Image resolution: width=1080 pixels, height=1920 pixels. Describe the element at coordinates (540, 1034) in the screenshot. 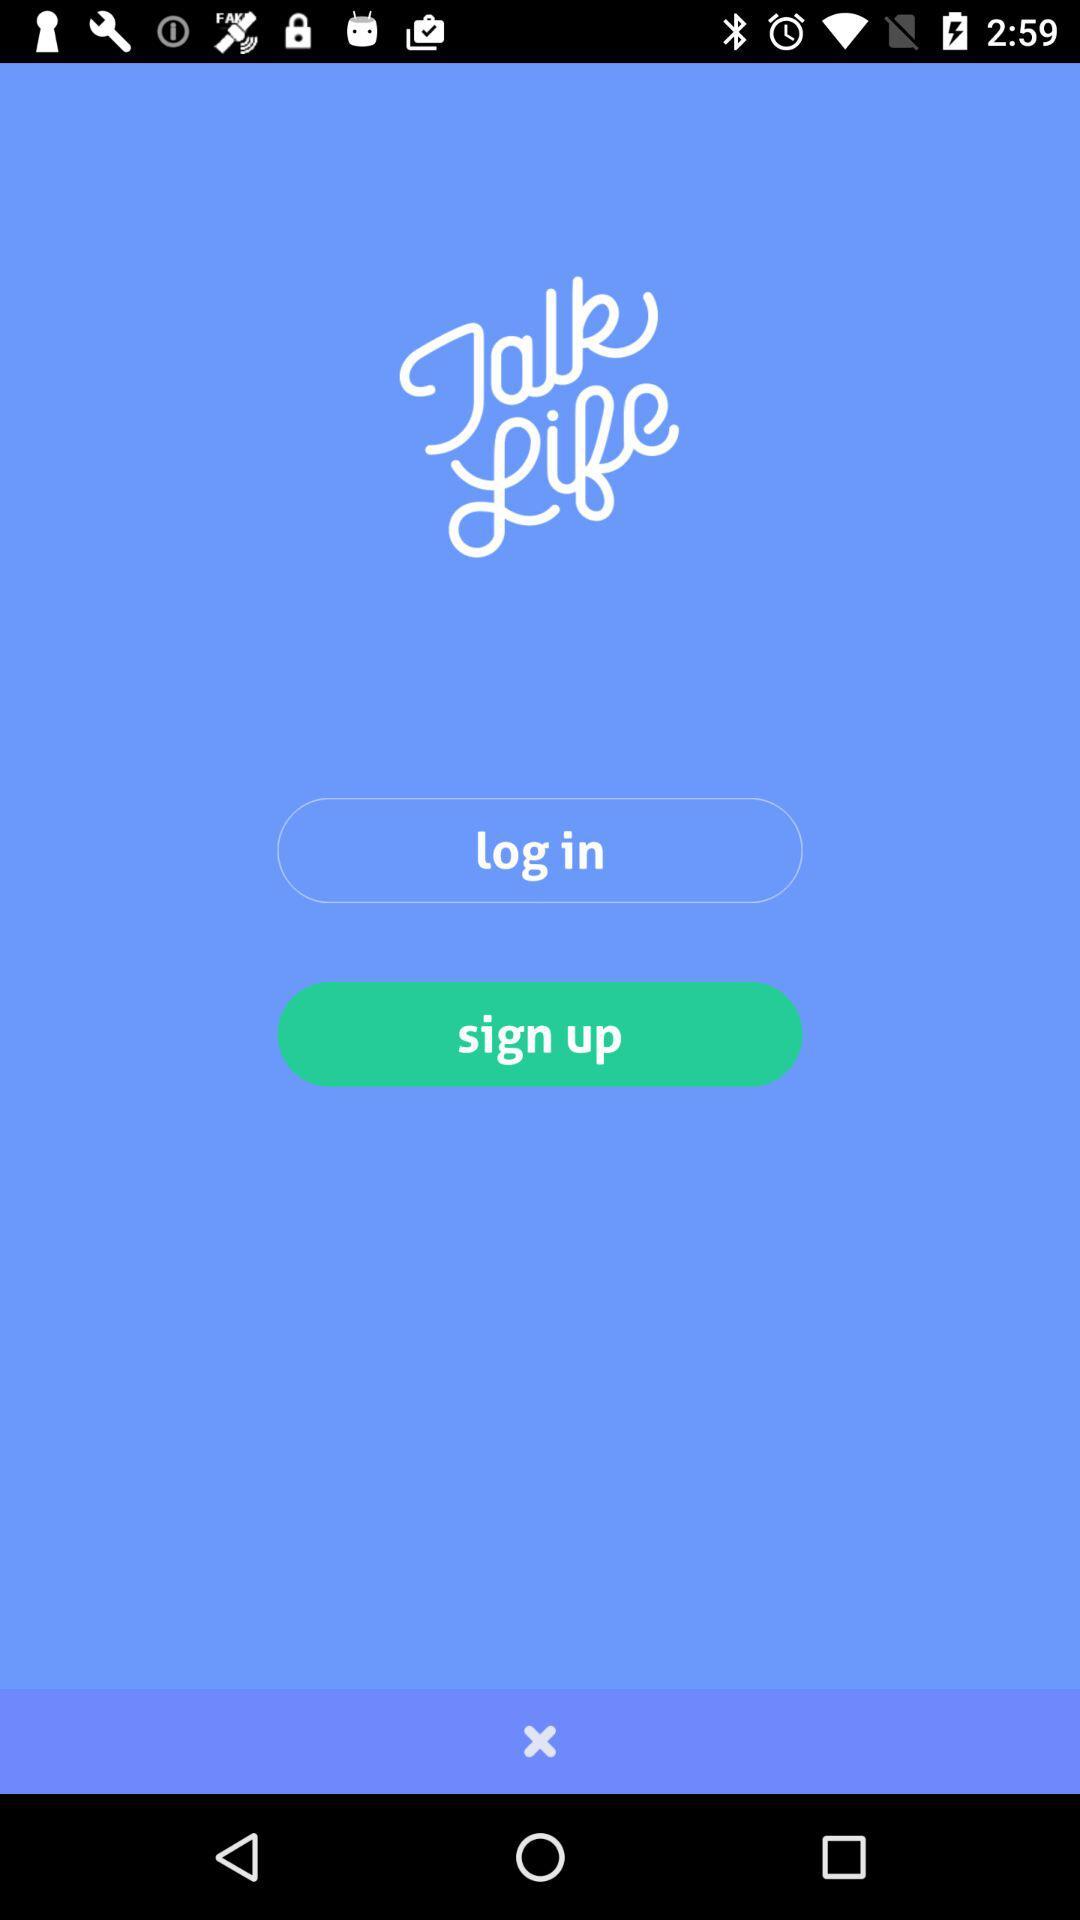

I see `item below the log in` at that location.